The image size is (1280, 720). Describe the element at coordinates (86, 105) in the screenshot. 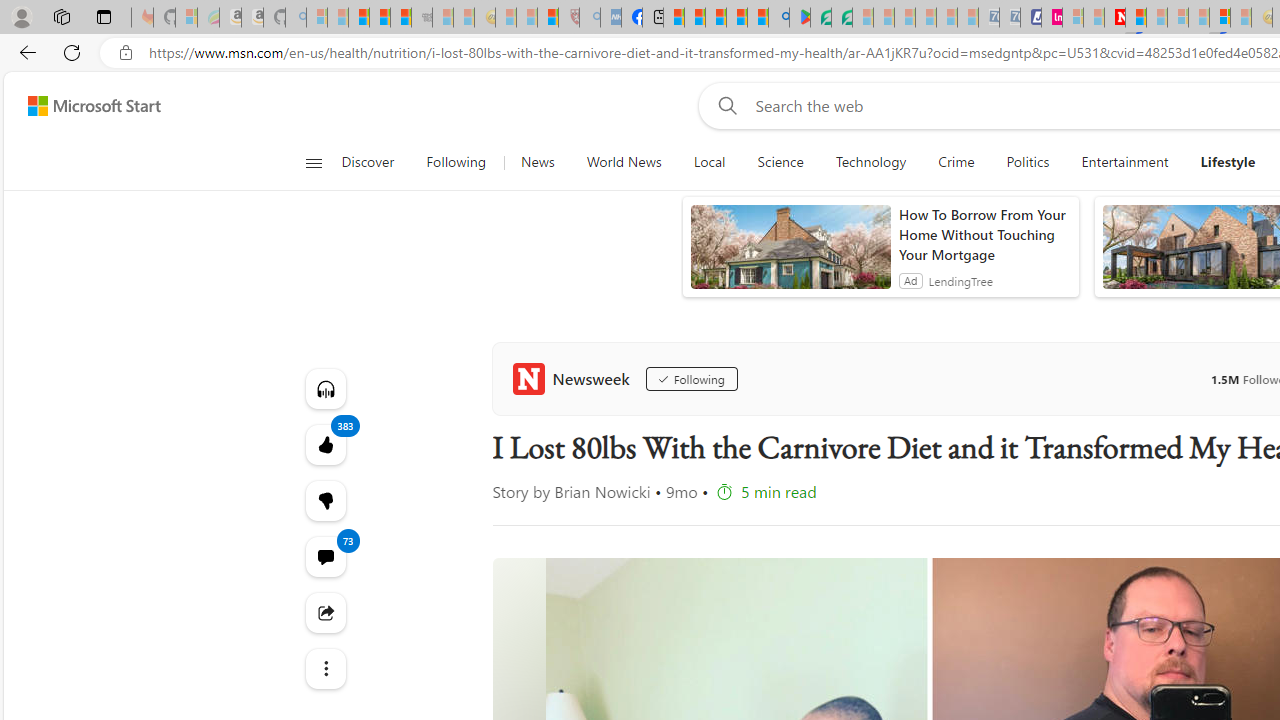

I see `'Skip to content'` at that location.